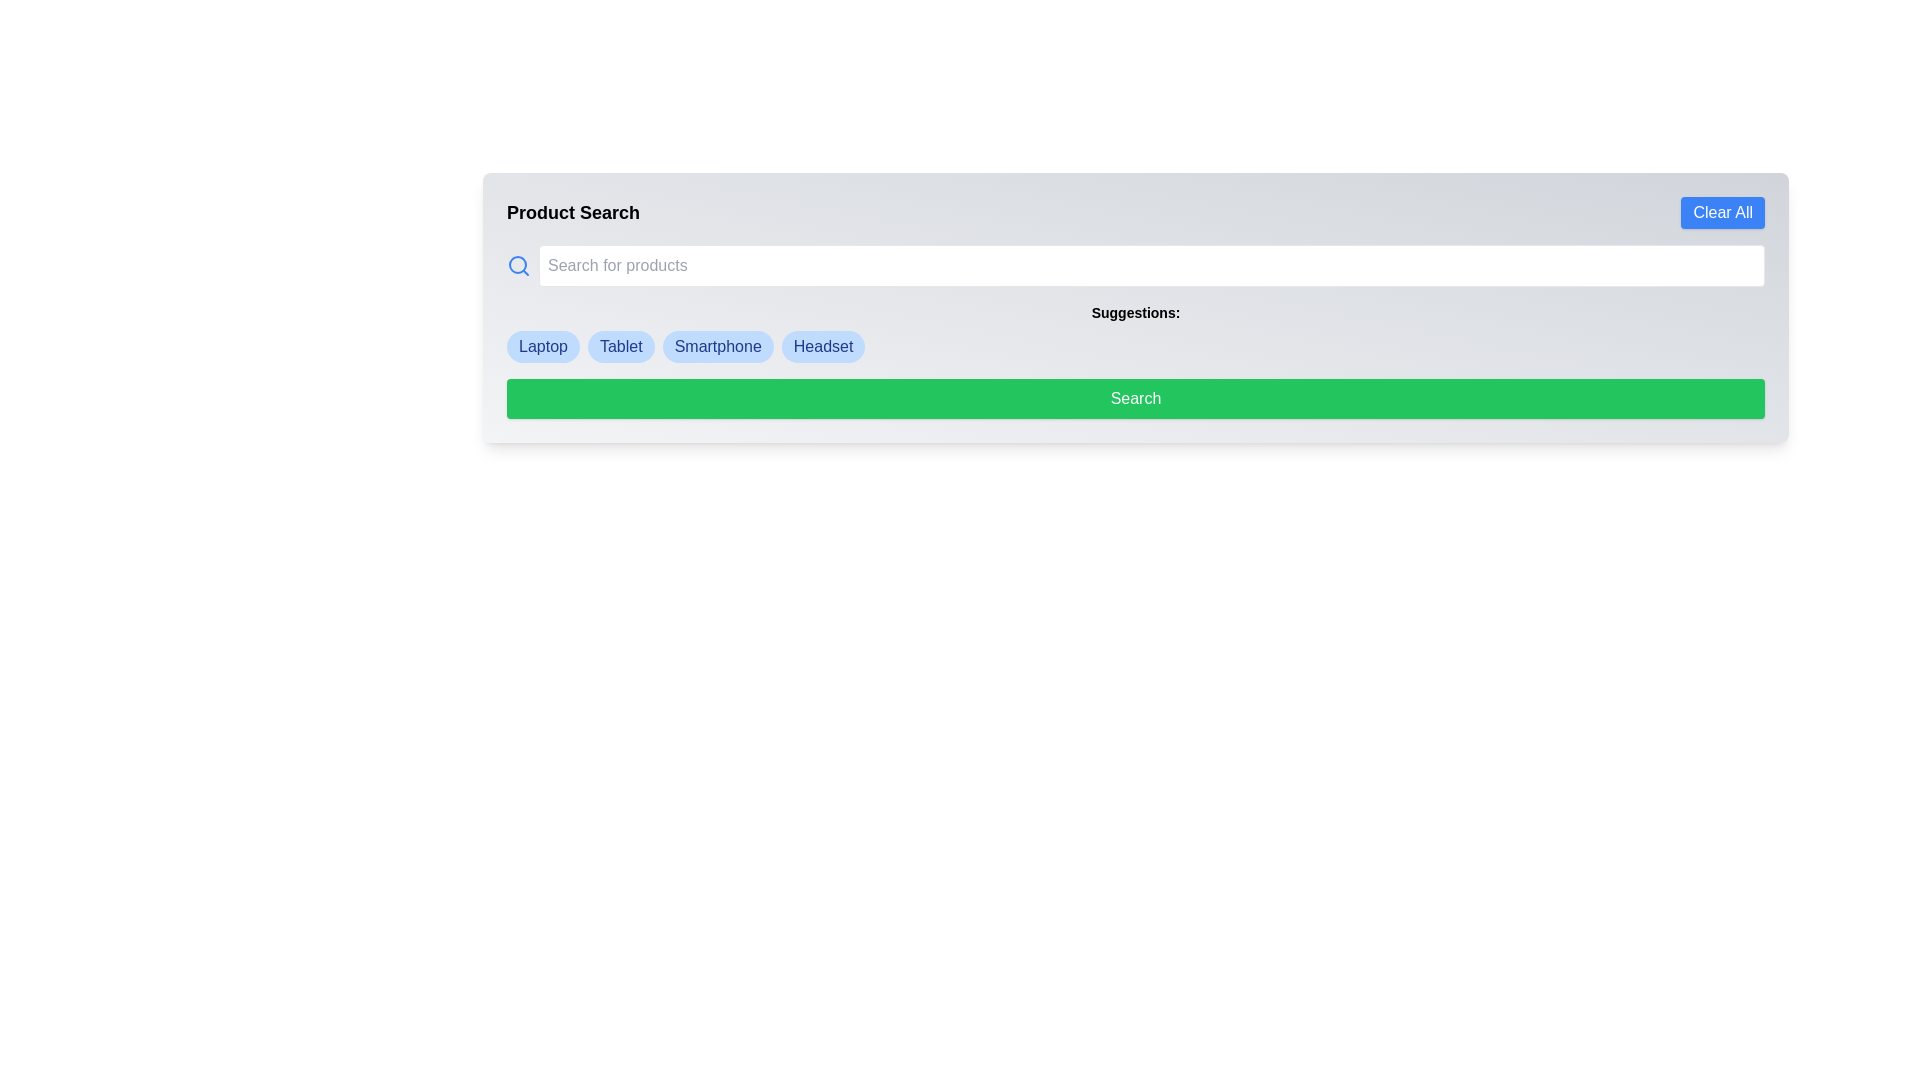 Image resolution: width=1920 pixels, height=1080 pixels. I want to click on the 'Laptop' category button, which is a pill-shaped button with a light blue background and bold dark blue text, positioned leftmost in a row of similar buttons, so click(543, 346).